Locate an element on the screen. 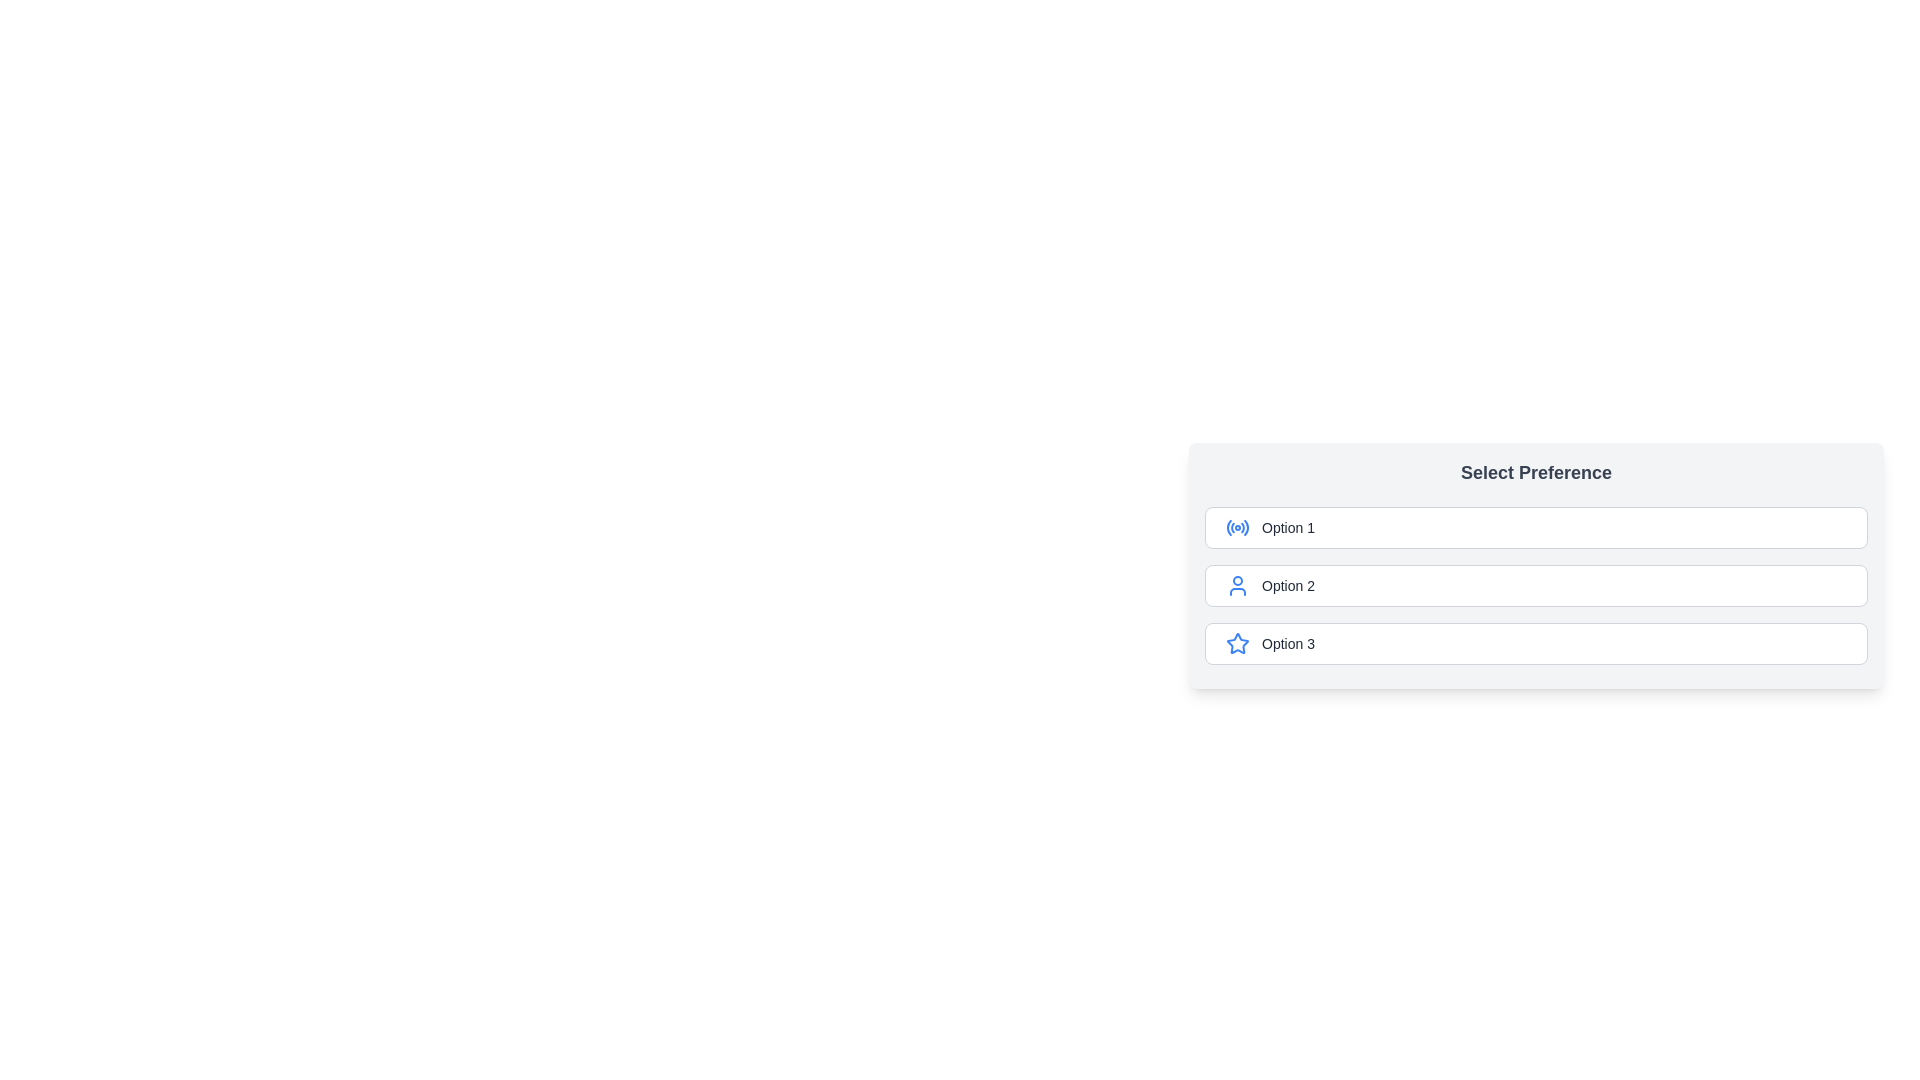  an option within the 'Select Preference' group of selectable options located in a light gray rounded box is located at coordinates (1535, 585).